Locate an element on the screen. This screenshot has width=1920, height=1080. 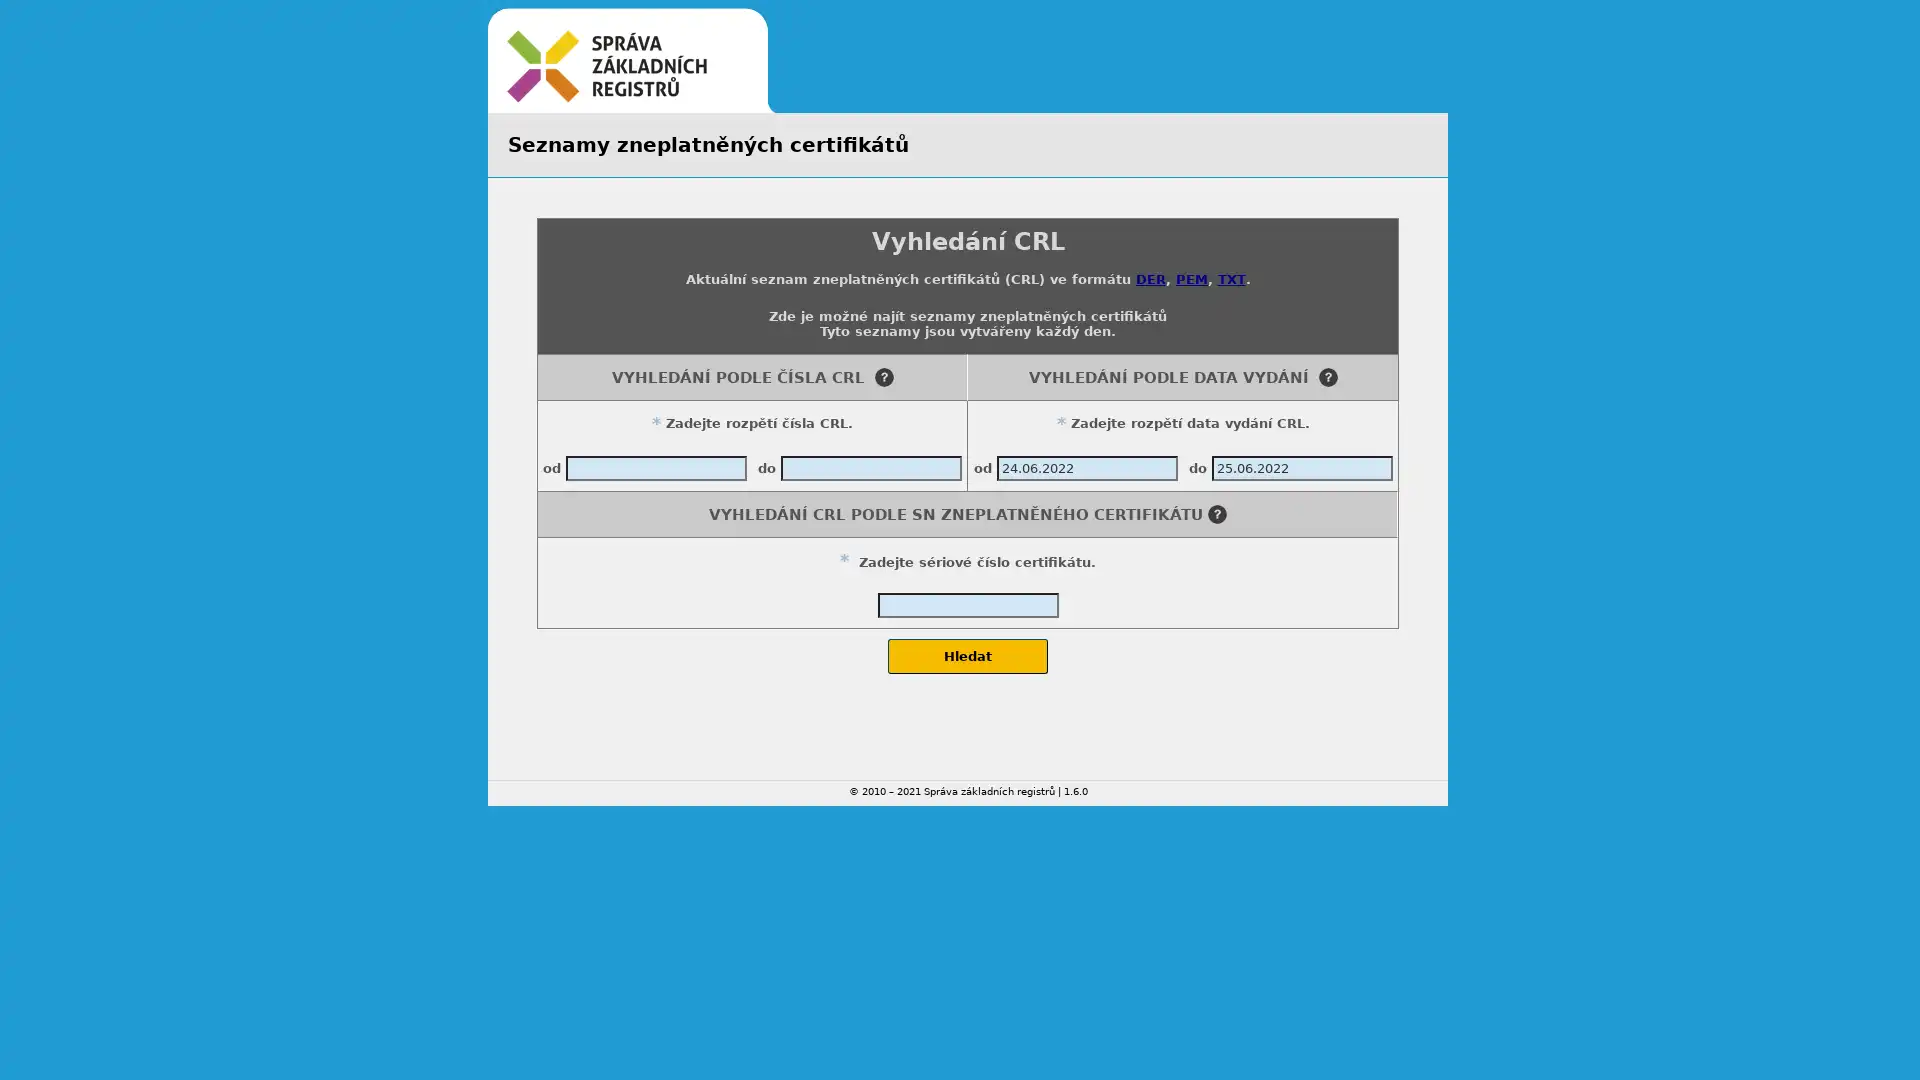
Napoveda is located at coordinates (1327, 377).